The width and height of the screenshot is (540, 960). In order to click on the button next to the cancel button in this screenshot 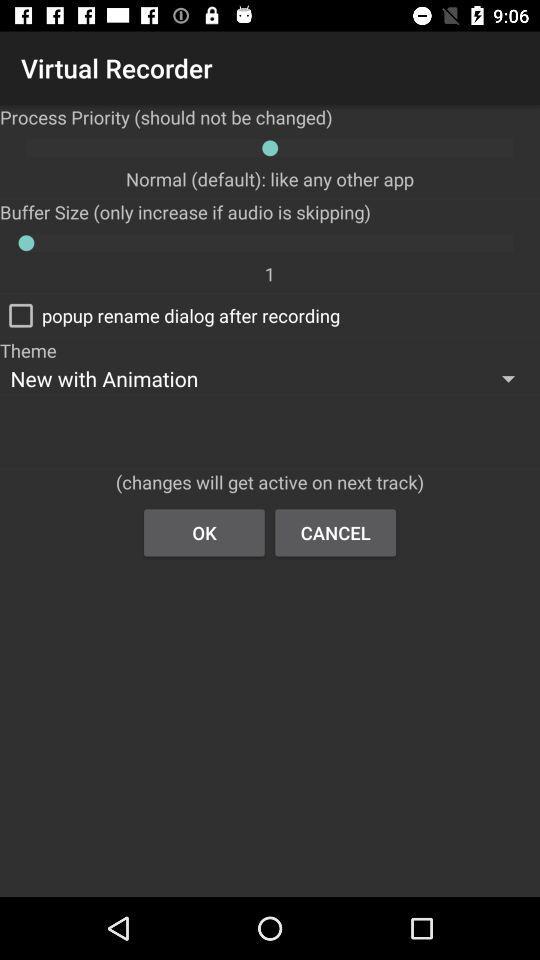, I will do `click(203, 531)`.